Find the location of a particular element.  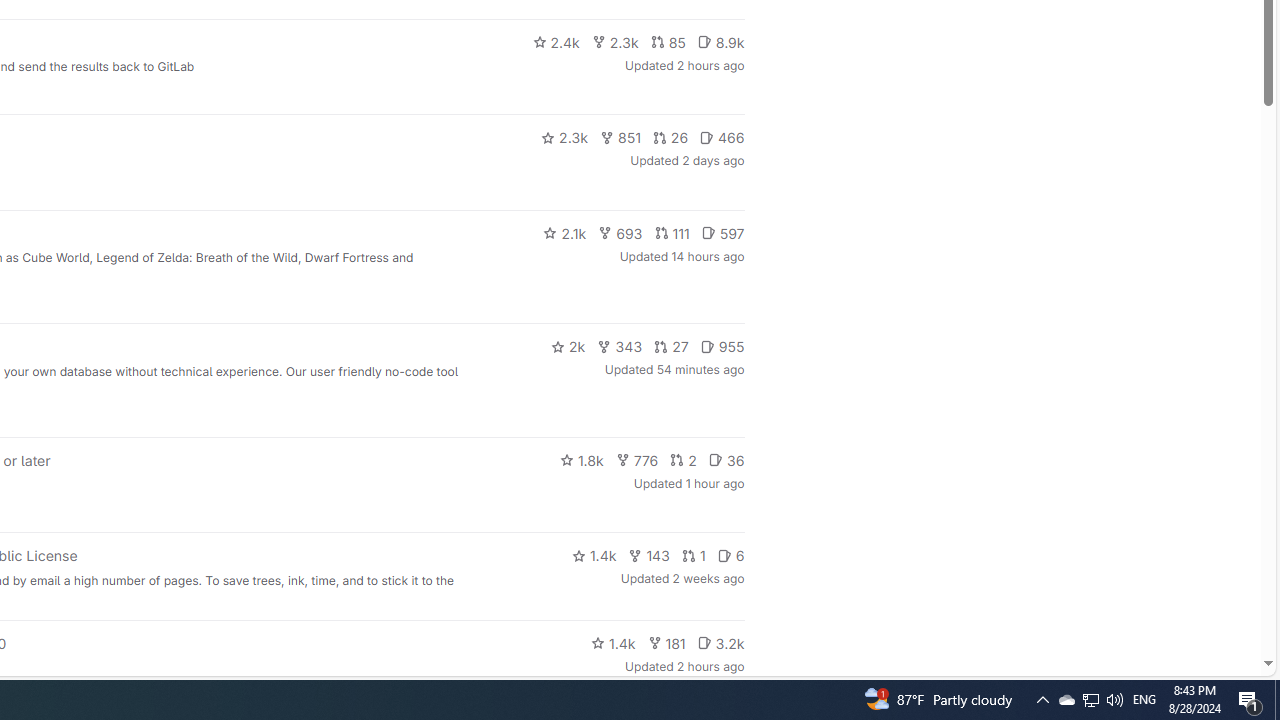

'1' is located at coordinates (694, 556).